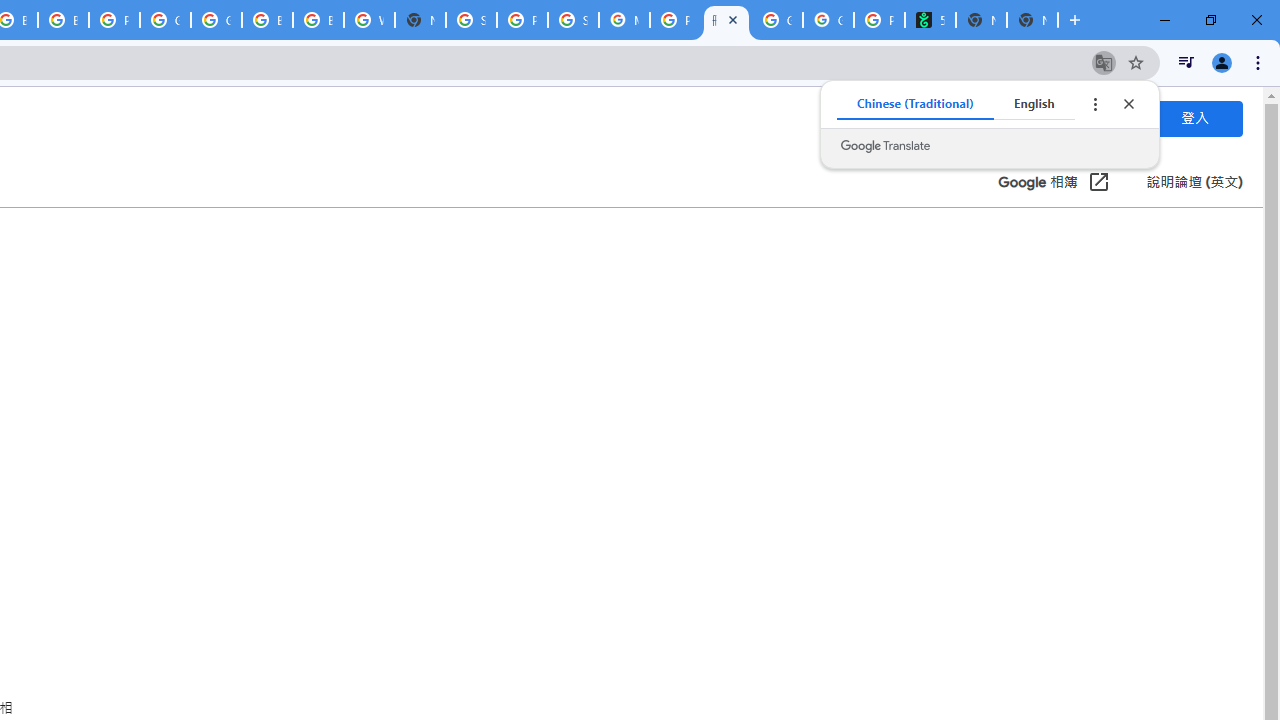 This screenshot has height=720, width=1280. I want to click on 'English', so click(1034, 104).